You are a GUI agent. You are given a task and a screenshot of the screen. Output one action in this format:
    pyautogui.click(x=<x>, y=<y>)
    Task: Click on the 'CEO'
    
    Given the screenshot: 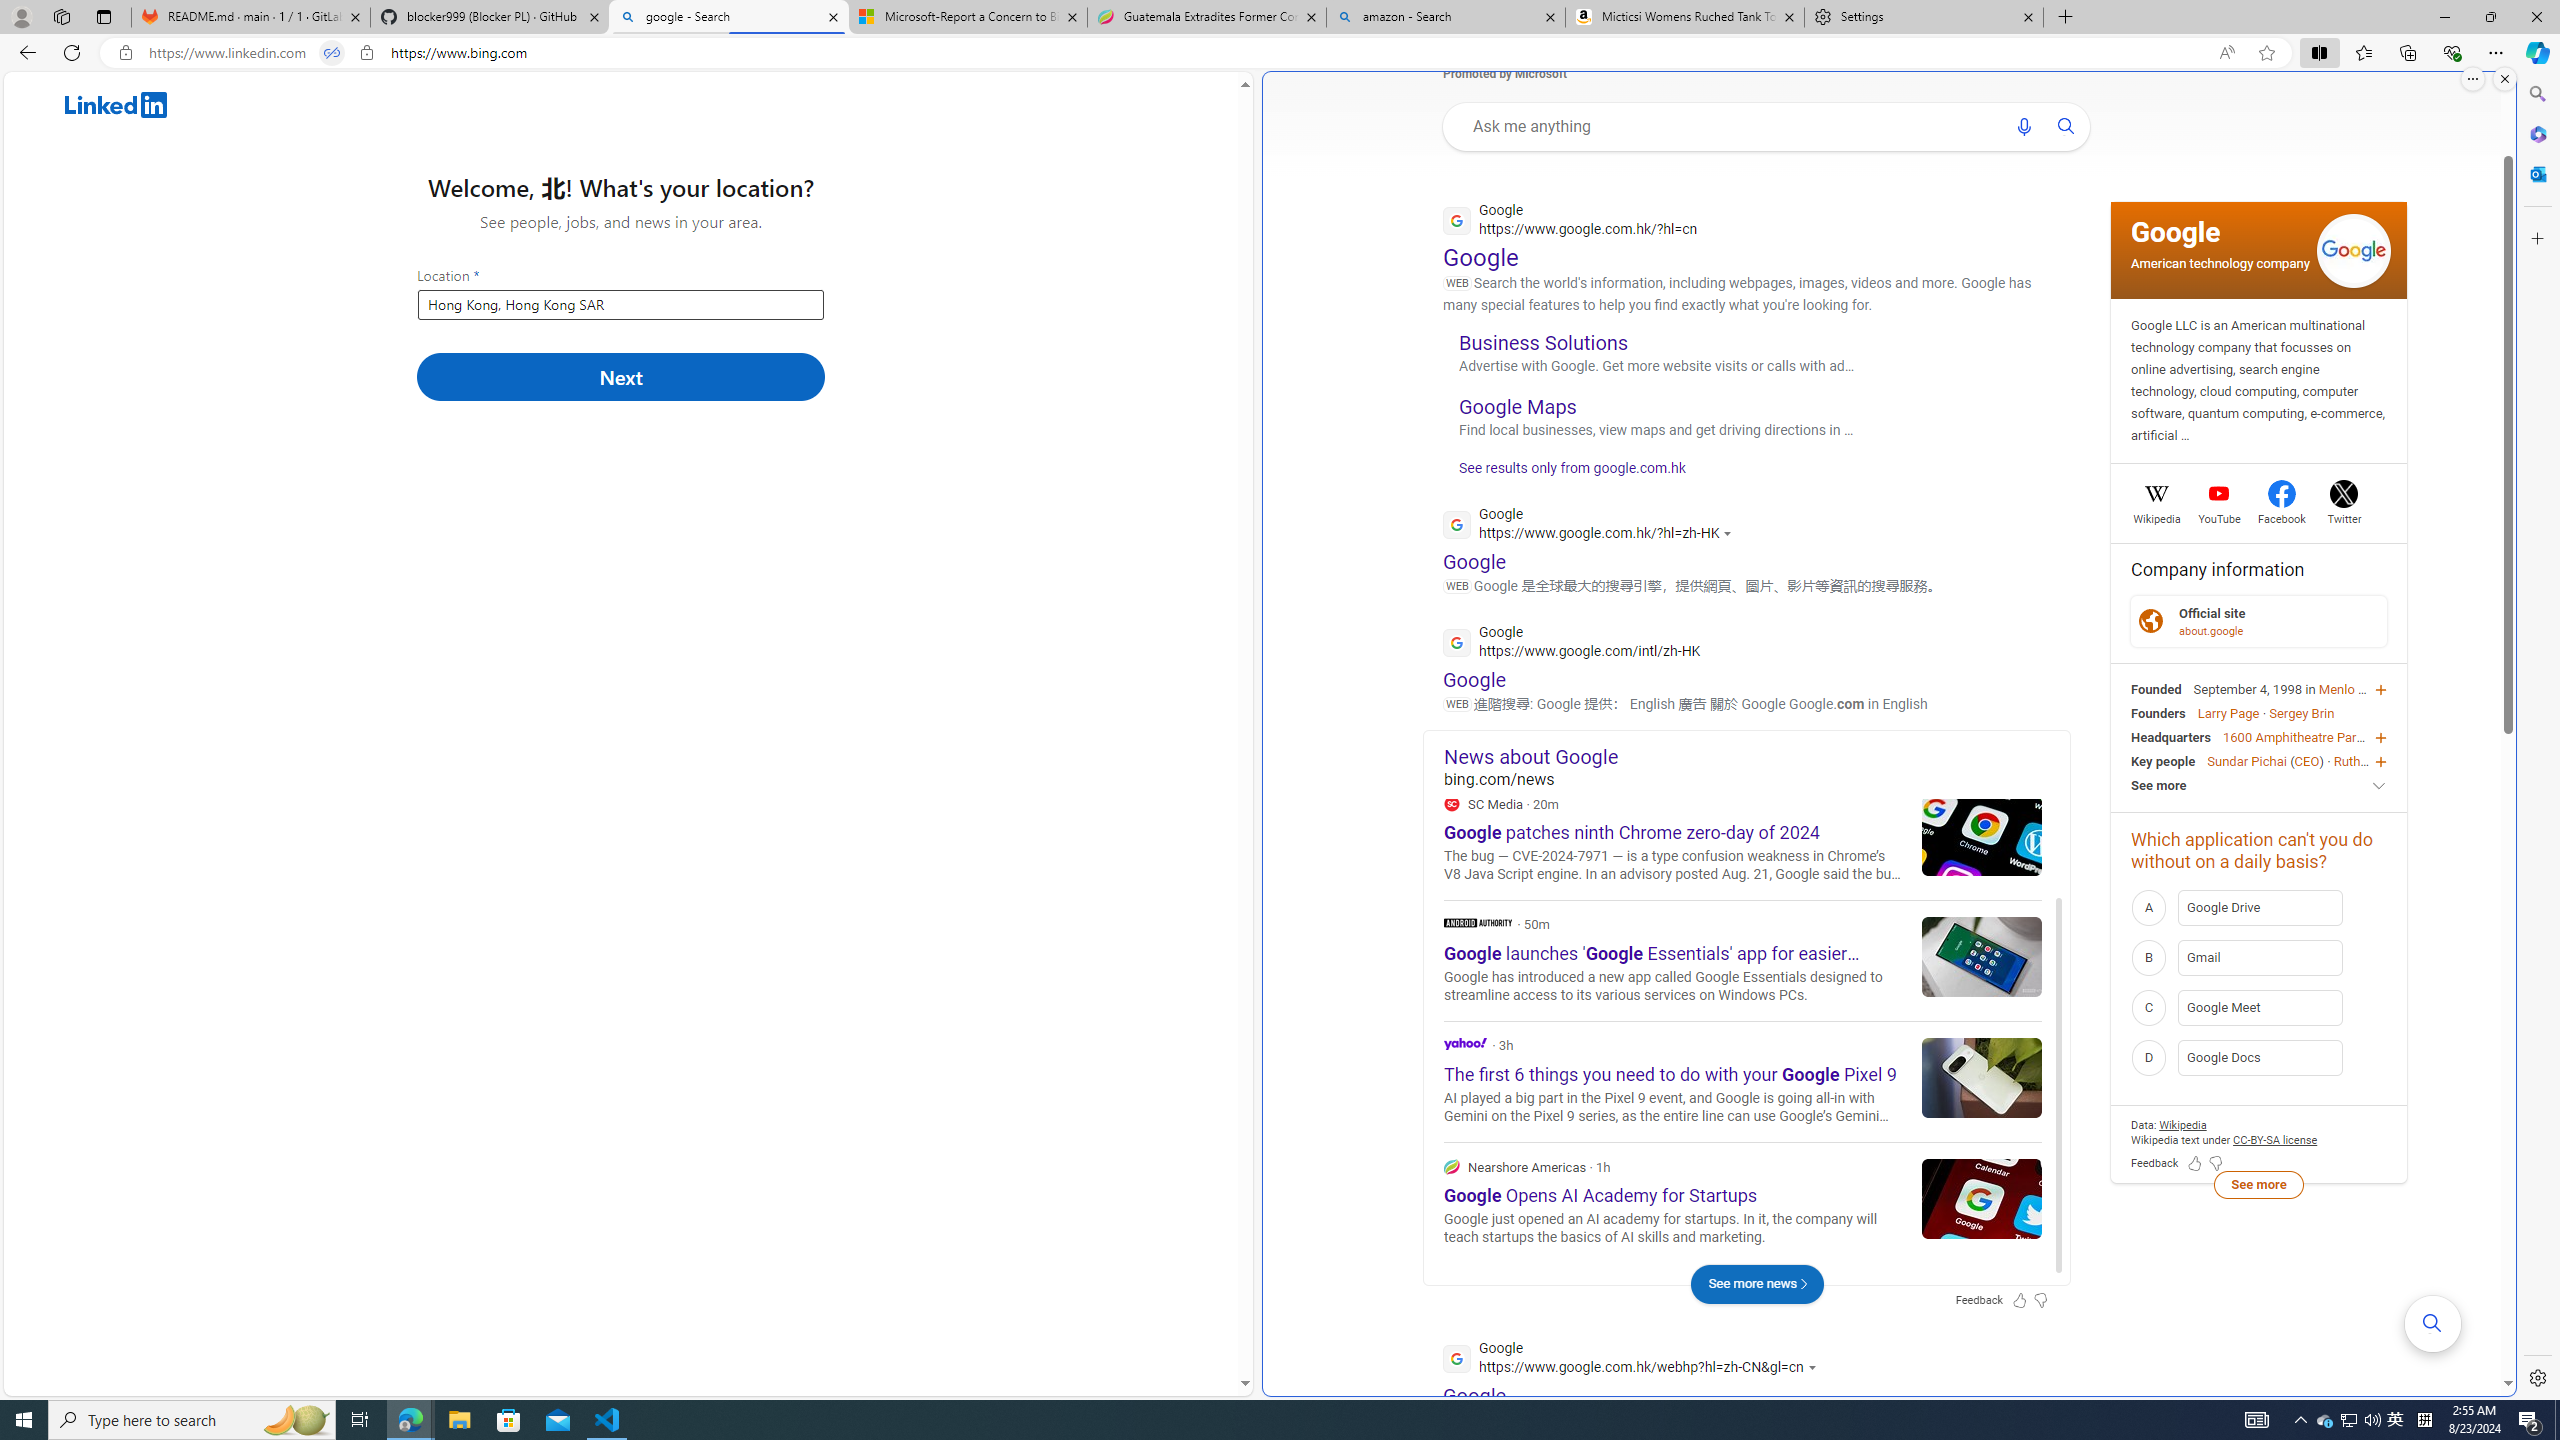 What is the action you would take?
    pyautogui.click(x=2306, y=761)
    